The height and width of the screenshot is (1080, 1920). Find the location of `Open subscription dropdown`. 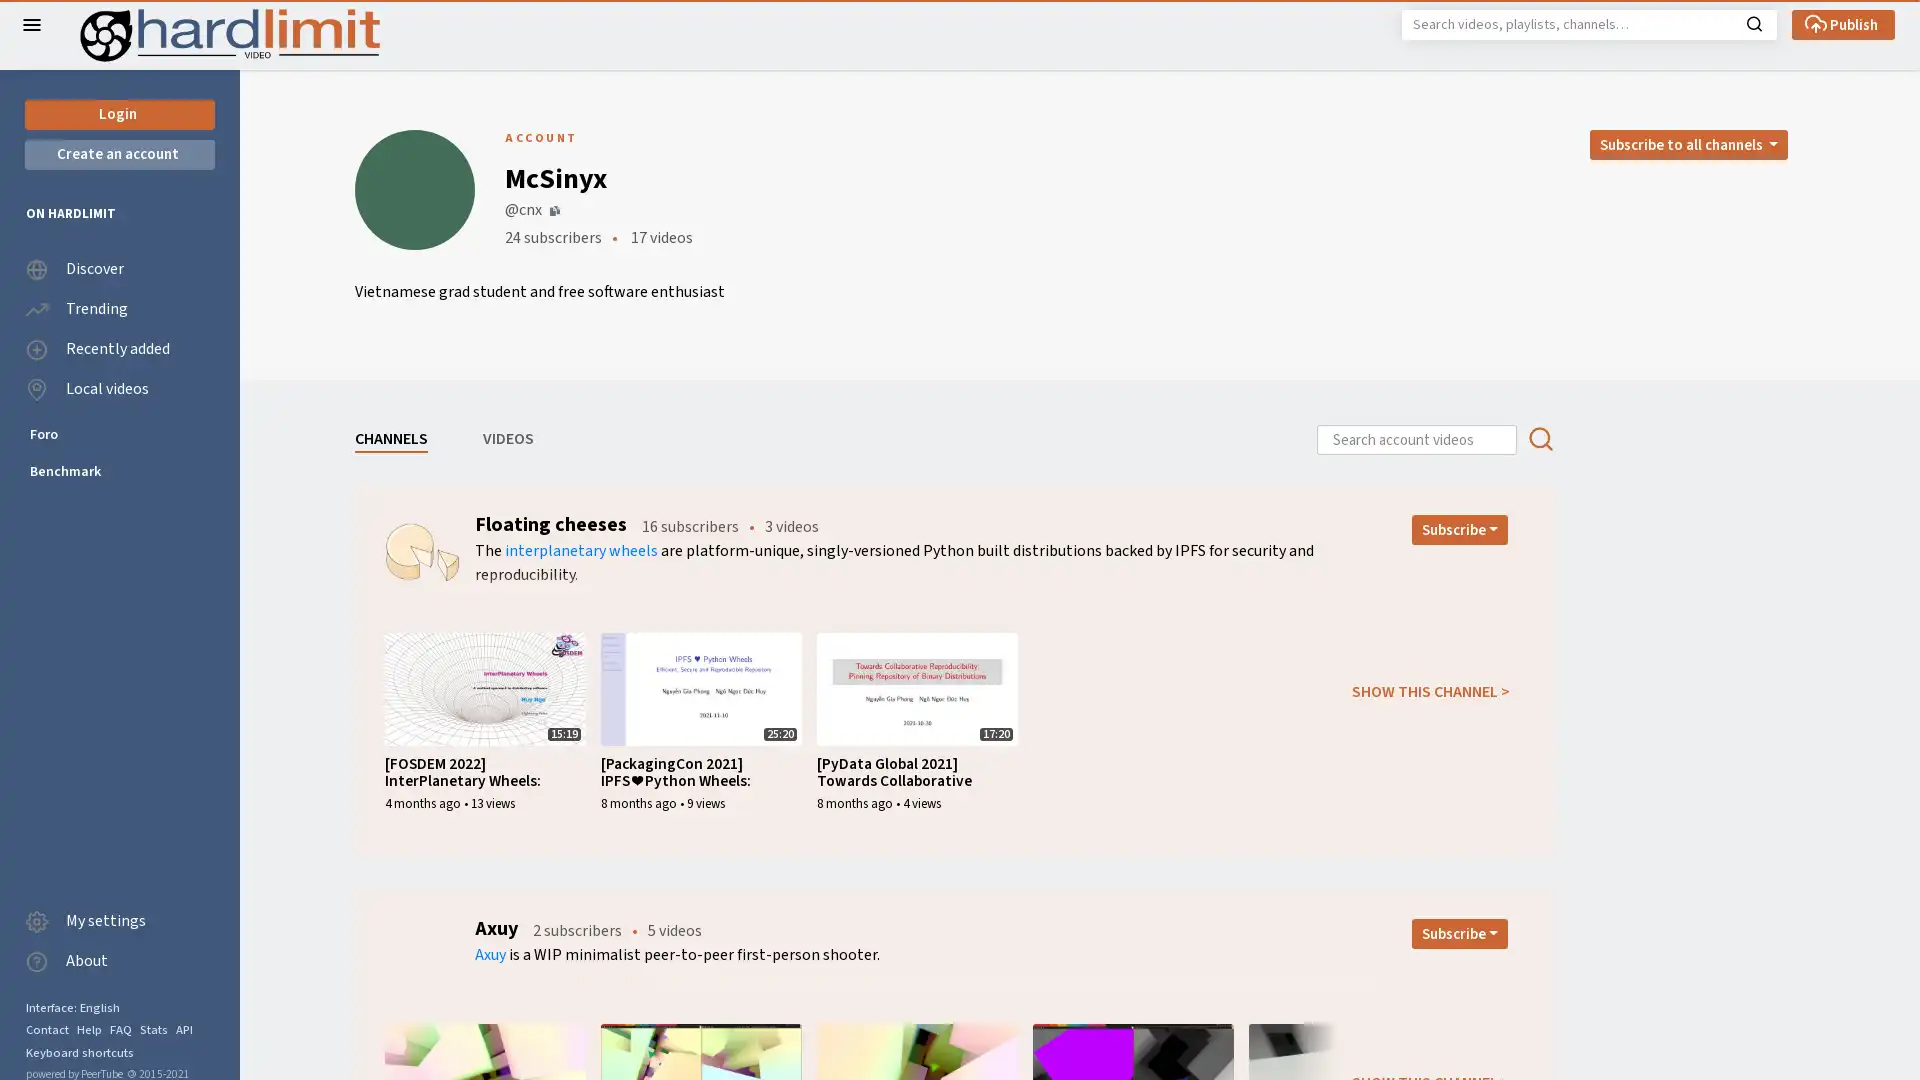

Open subscription dropdown is located at coordinates (1459, 528).